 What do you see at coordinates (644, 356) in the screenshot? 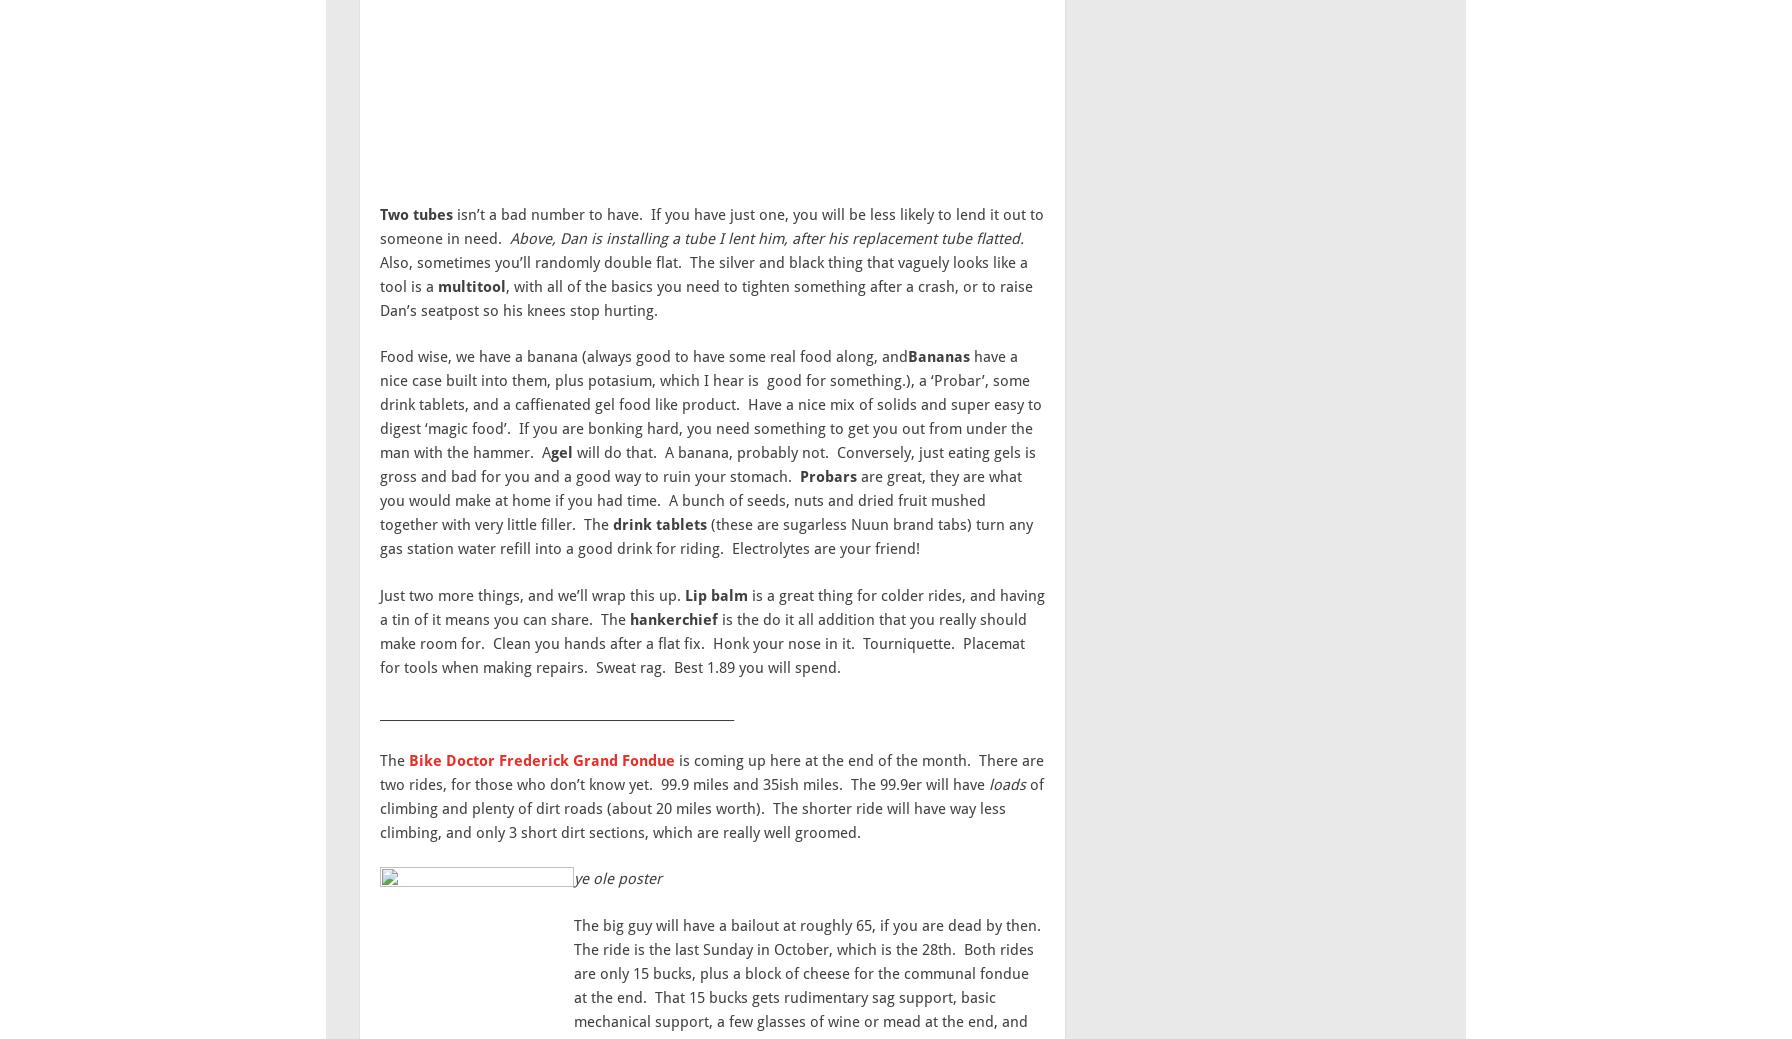
I see `'Food wise, we have a banana (always good to have some real food along, and'` at bounding box center [644, 356].